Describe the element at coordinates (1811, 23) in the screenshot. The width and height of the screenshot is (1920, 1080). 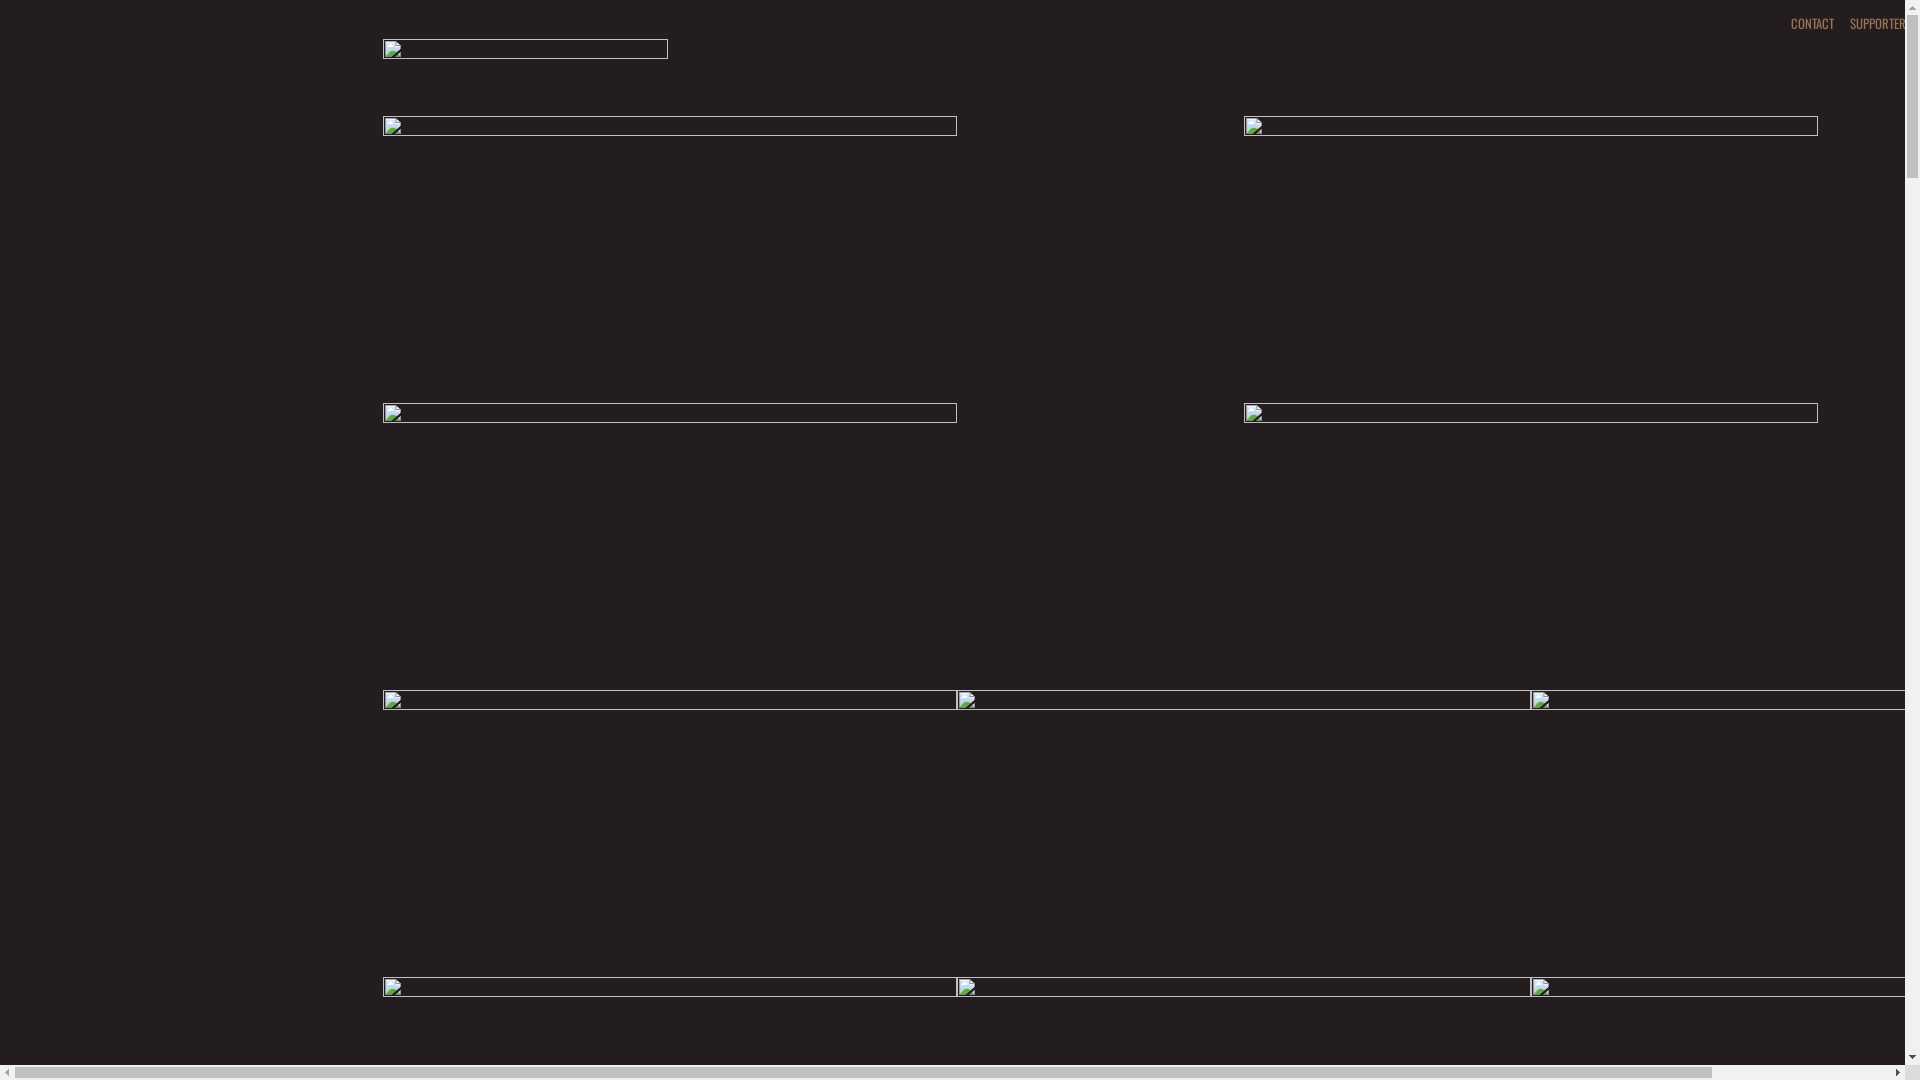
I see `'CONTACT'` at that location.